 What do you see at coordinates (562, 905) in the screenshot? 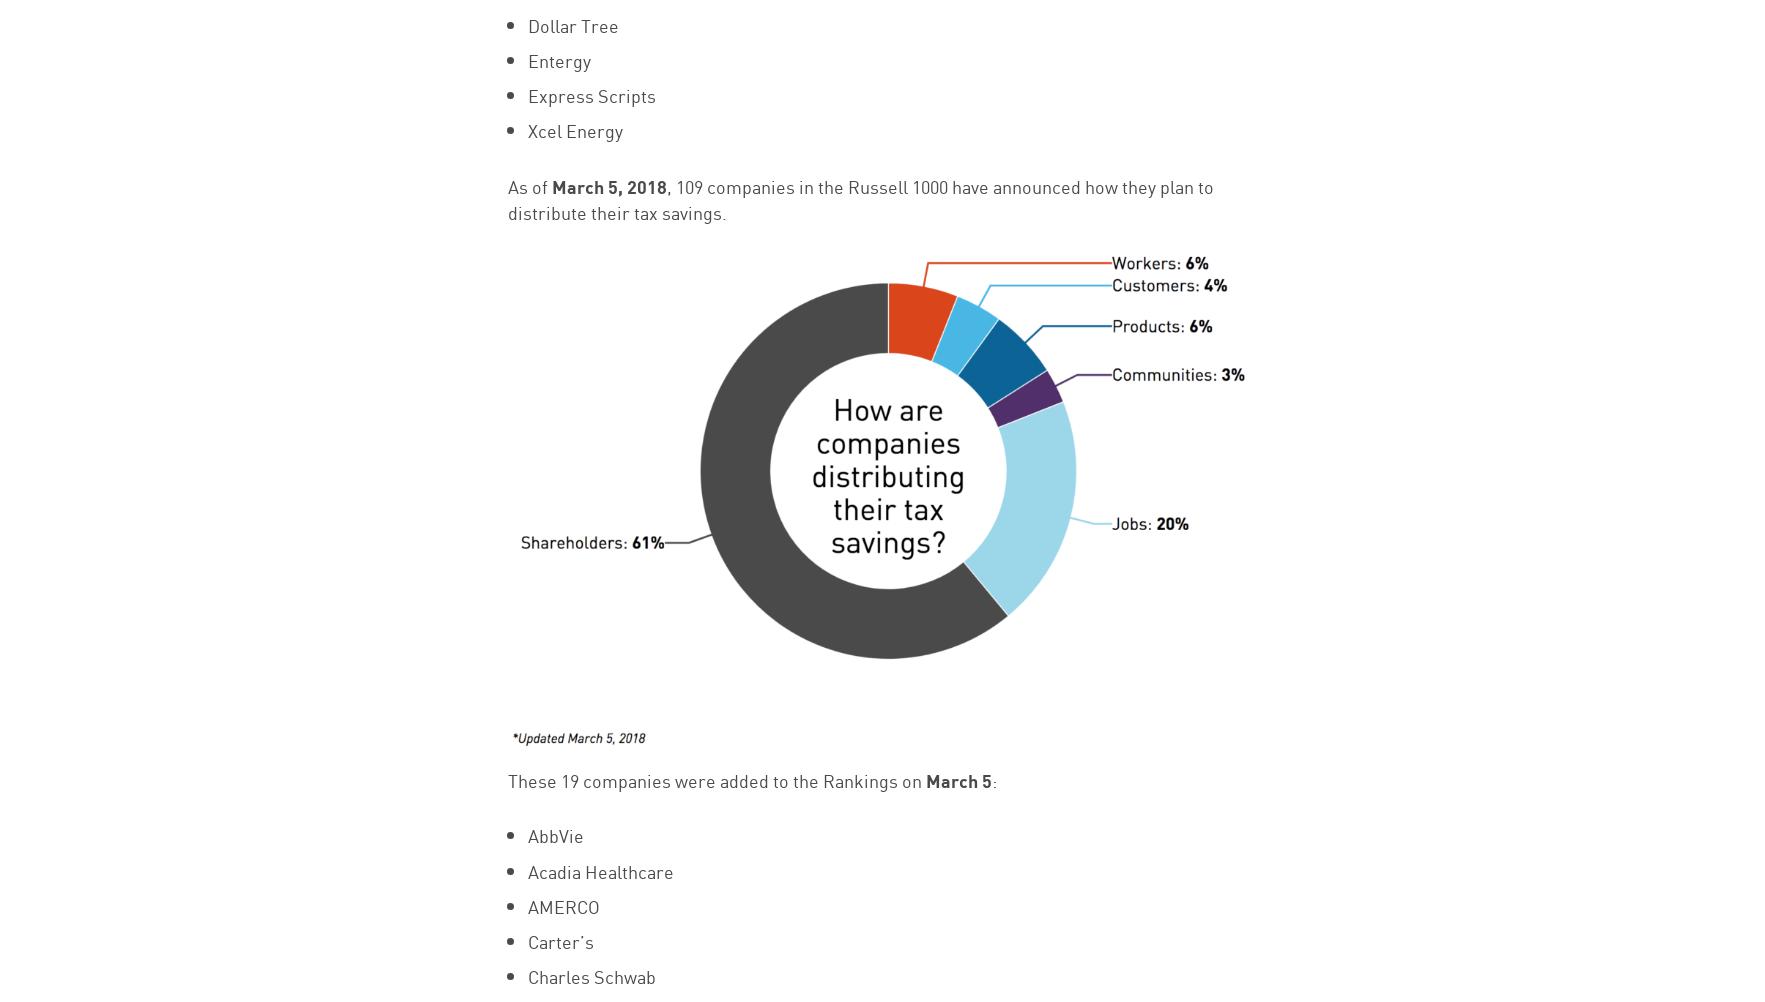
I see `'AMERCO'` at bounding box center [562, 905].